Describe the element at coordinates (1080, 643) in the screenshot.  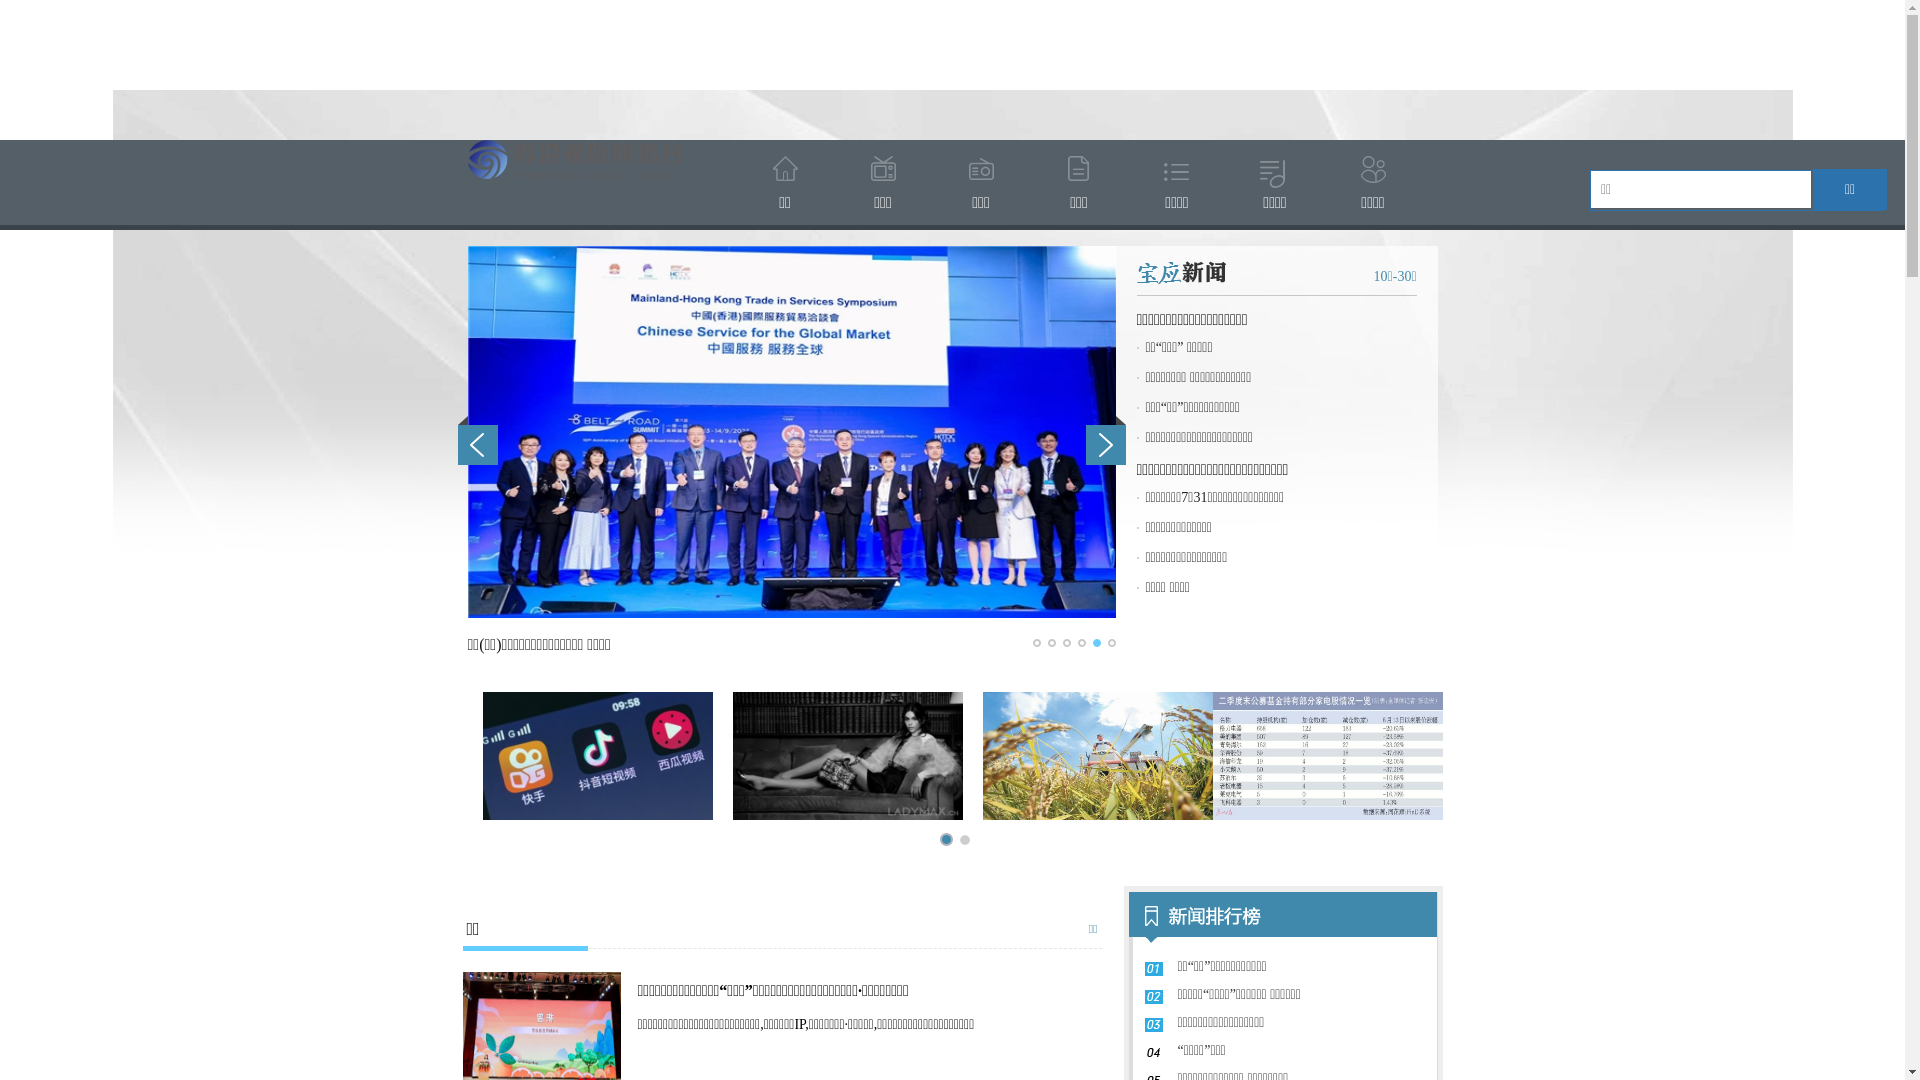
I see `'4'` at that location.